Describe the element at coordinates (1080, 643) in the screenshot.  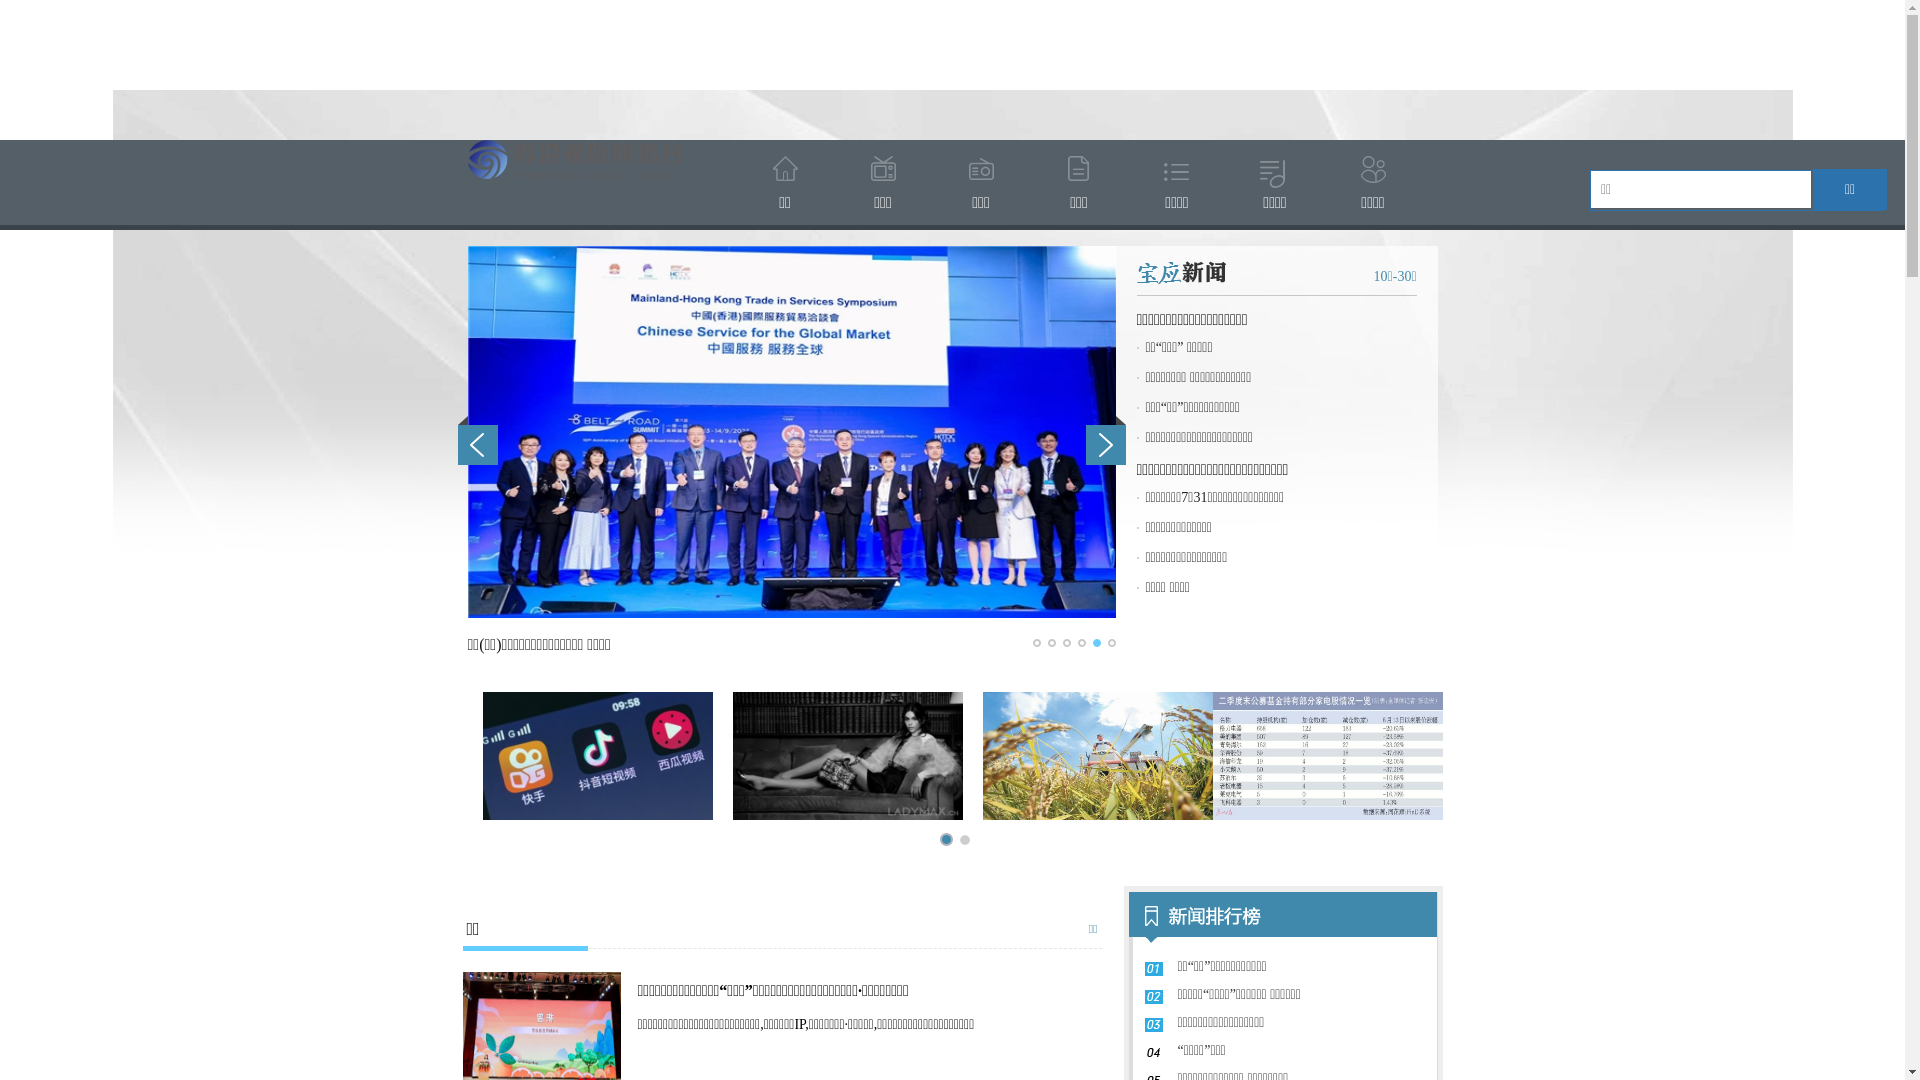
I see `'4'` at that location.